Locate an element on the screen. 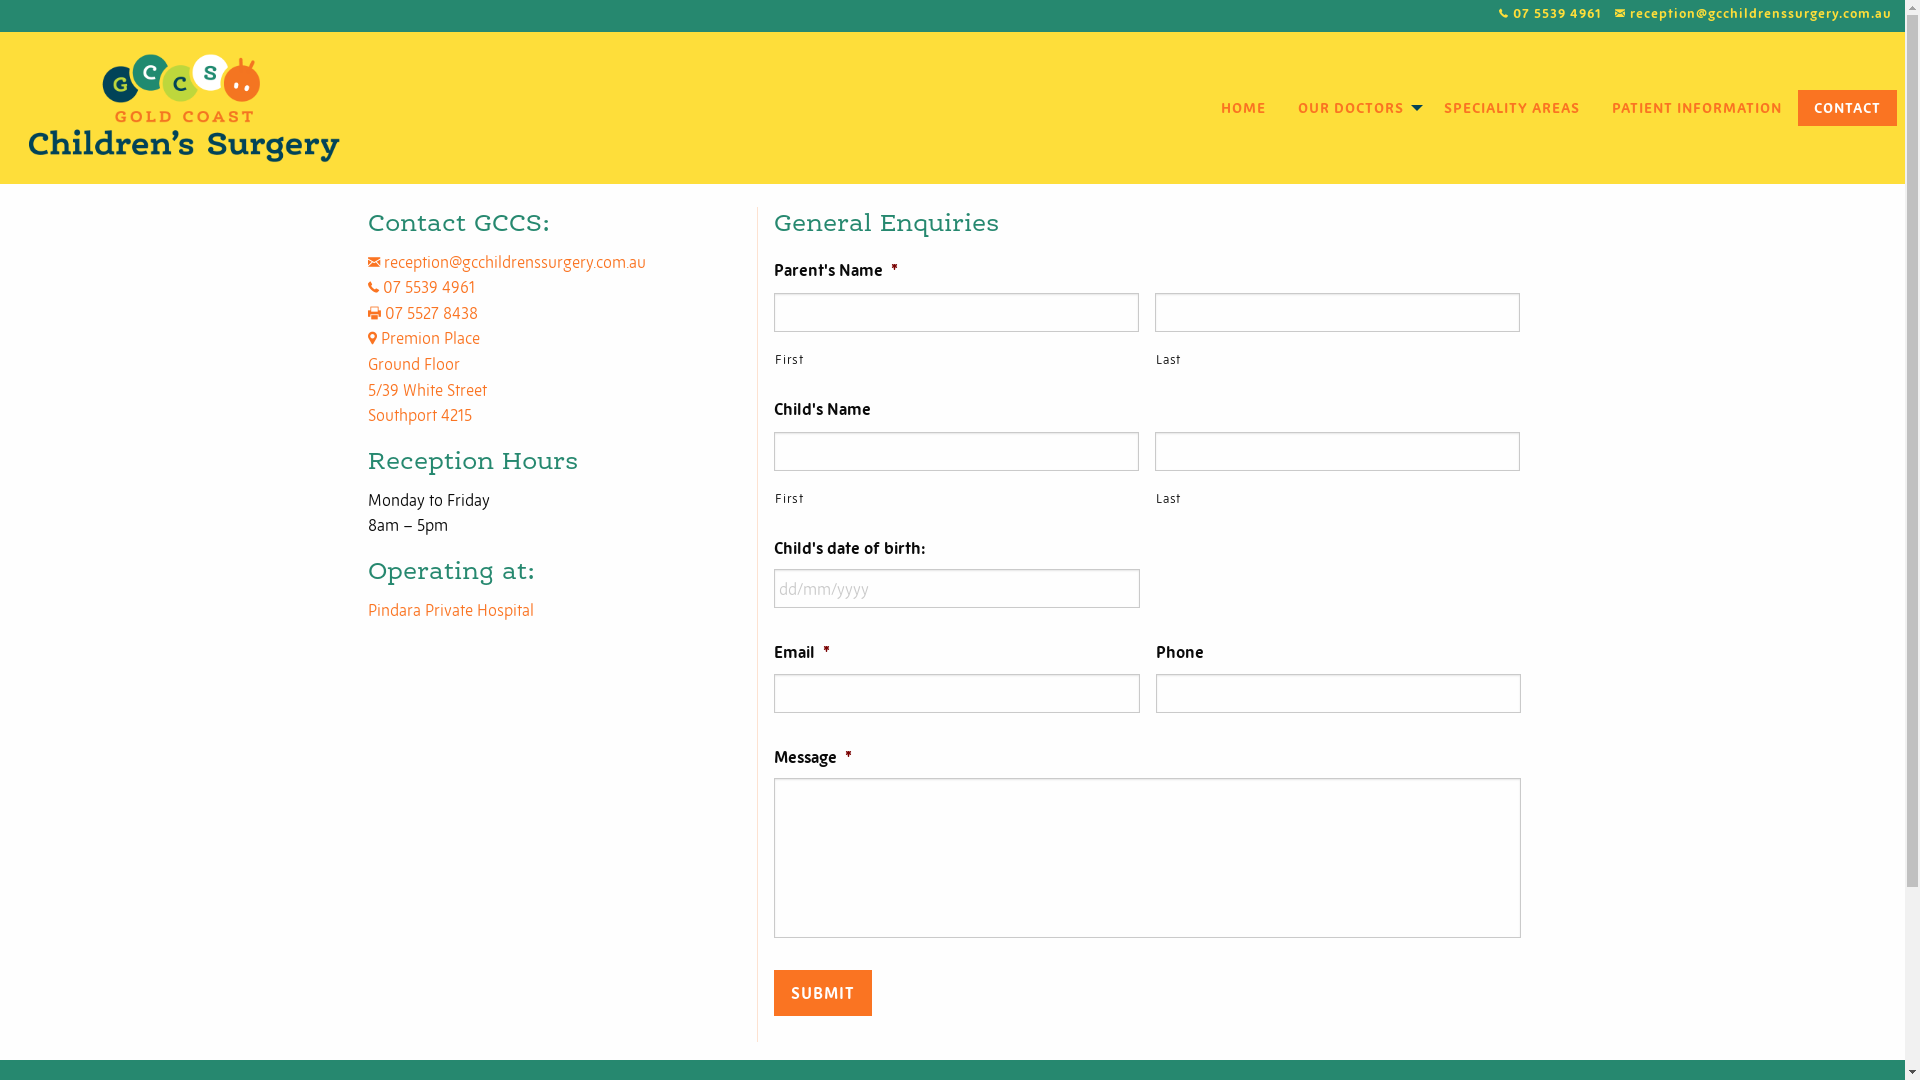 This screenshot has width=1920, height=1080. 'Pindara Private Hospital' is located at coordinates (450, 608).